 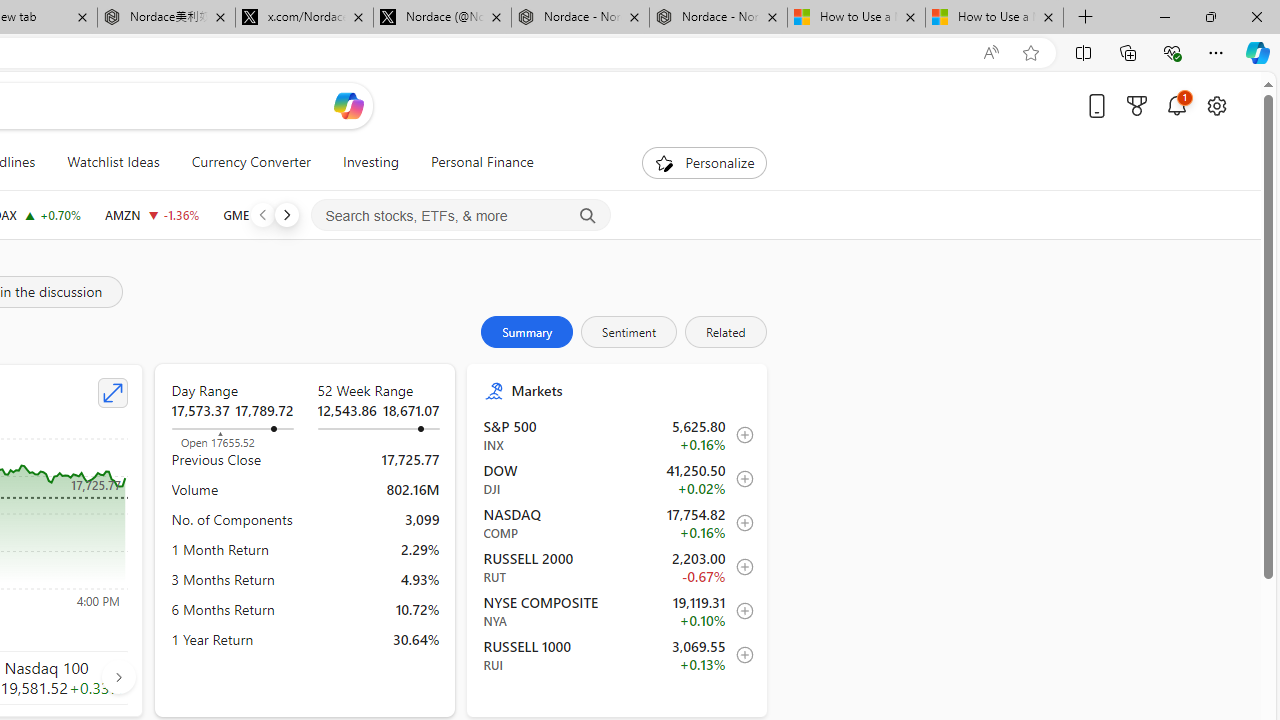 What do you see at coordinates (616, 522) in the screenshot?
I see `'COMP NASDAQ increase 17,754.82 +29.06 +0.16% itemundefined'` at bounding box center [616, 522].